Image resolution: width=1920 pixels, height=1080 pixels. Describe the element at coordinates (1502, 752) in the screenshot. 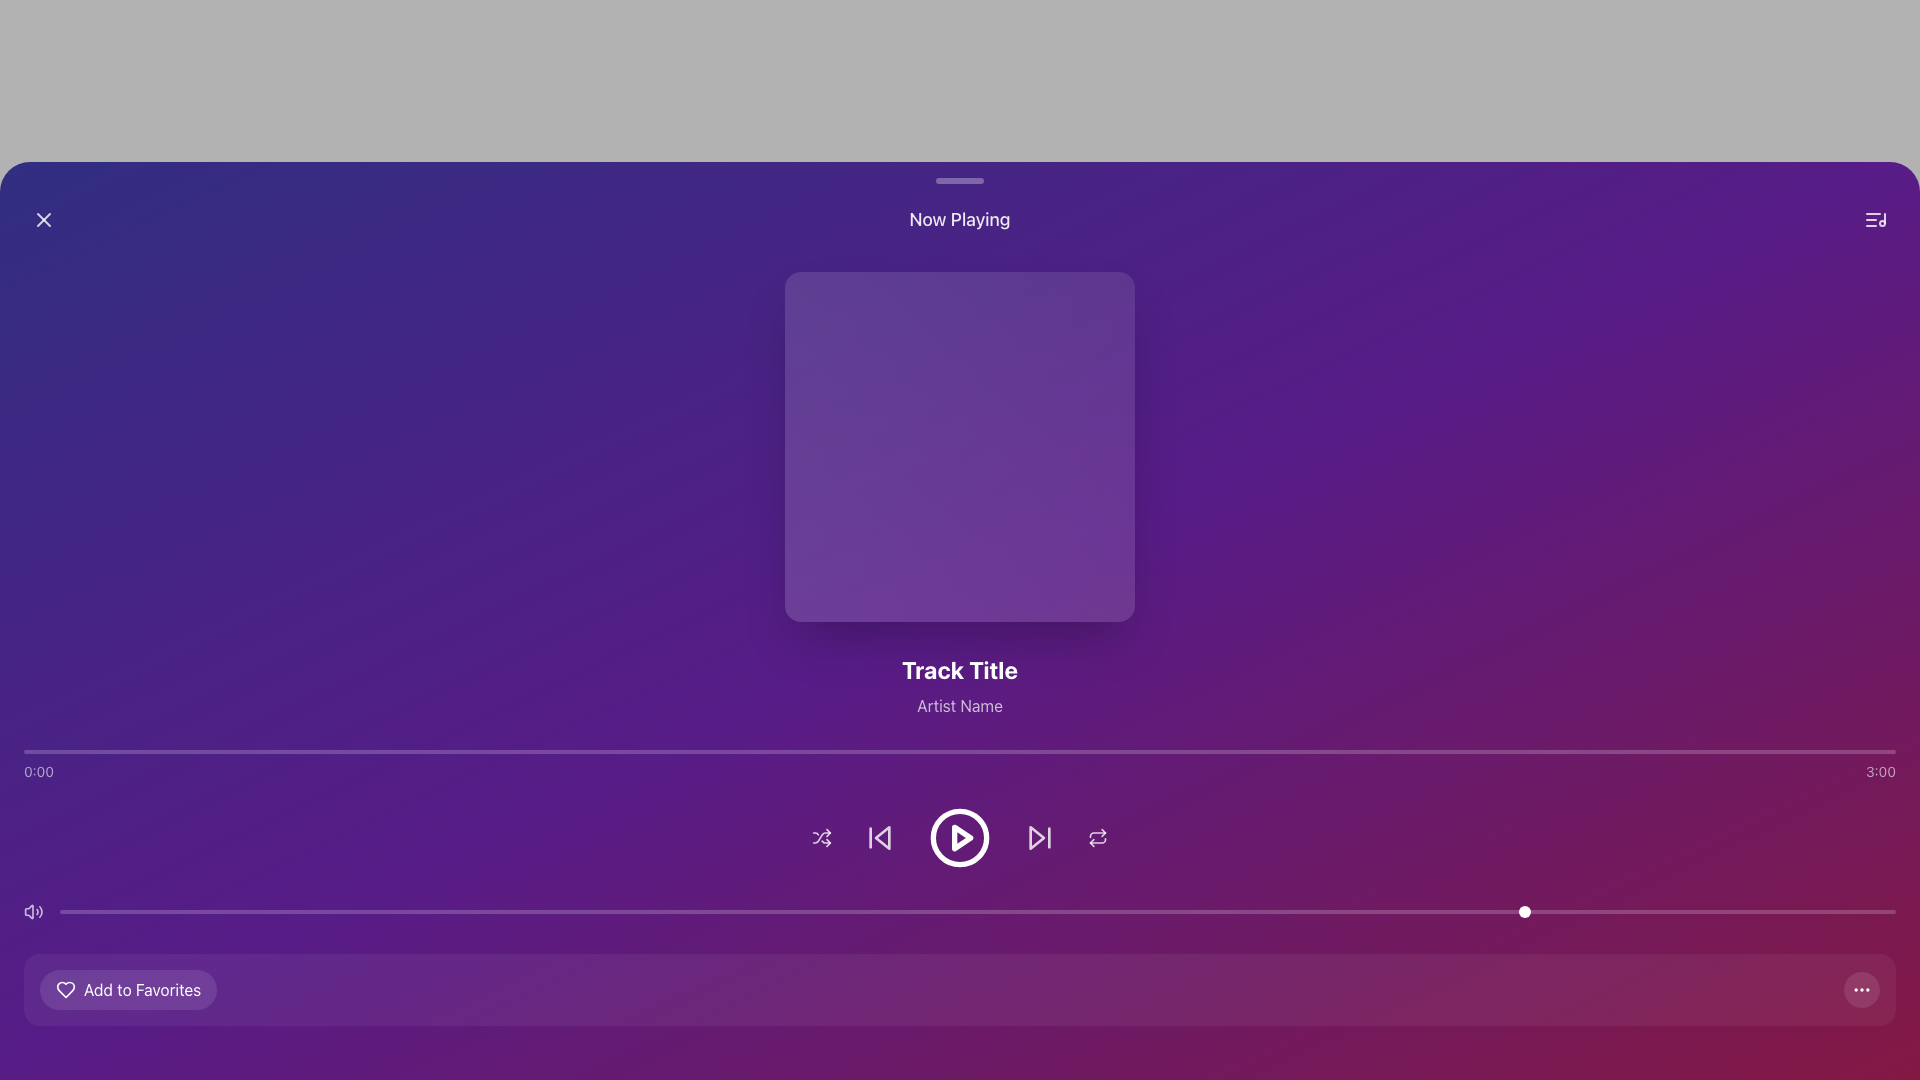

I see `the playback progress` at that location.